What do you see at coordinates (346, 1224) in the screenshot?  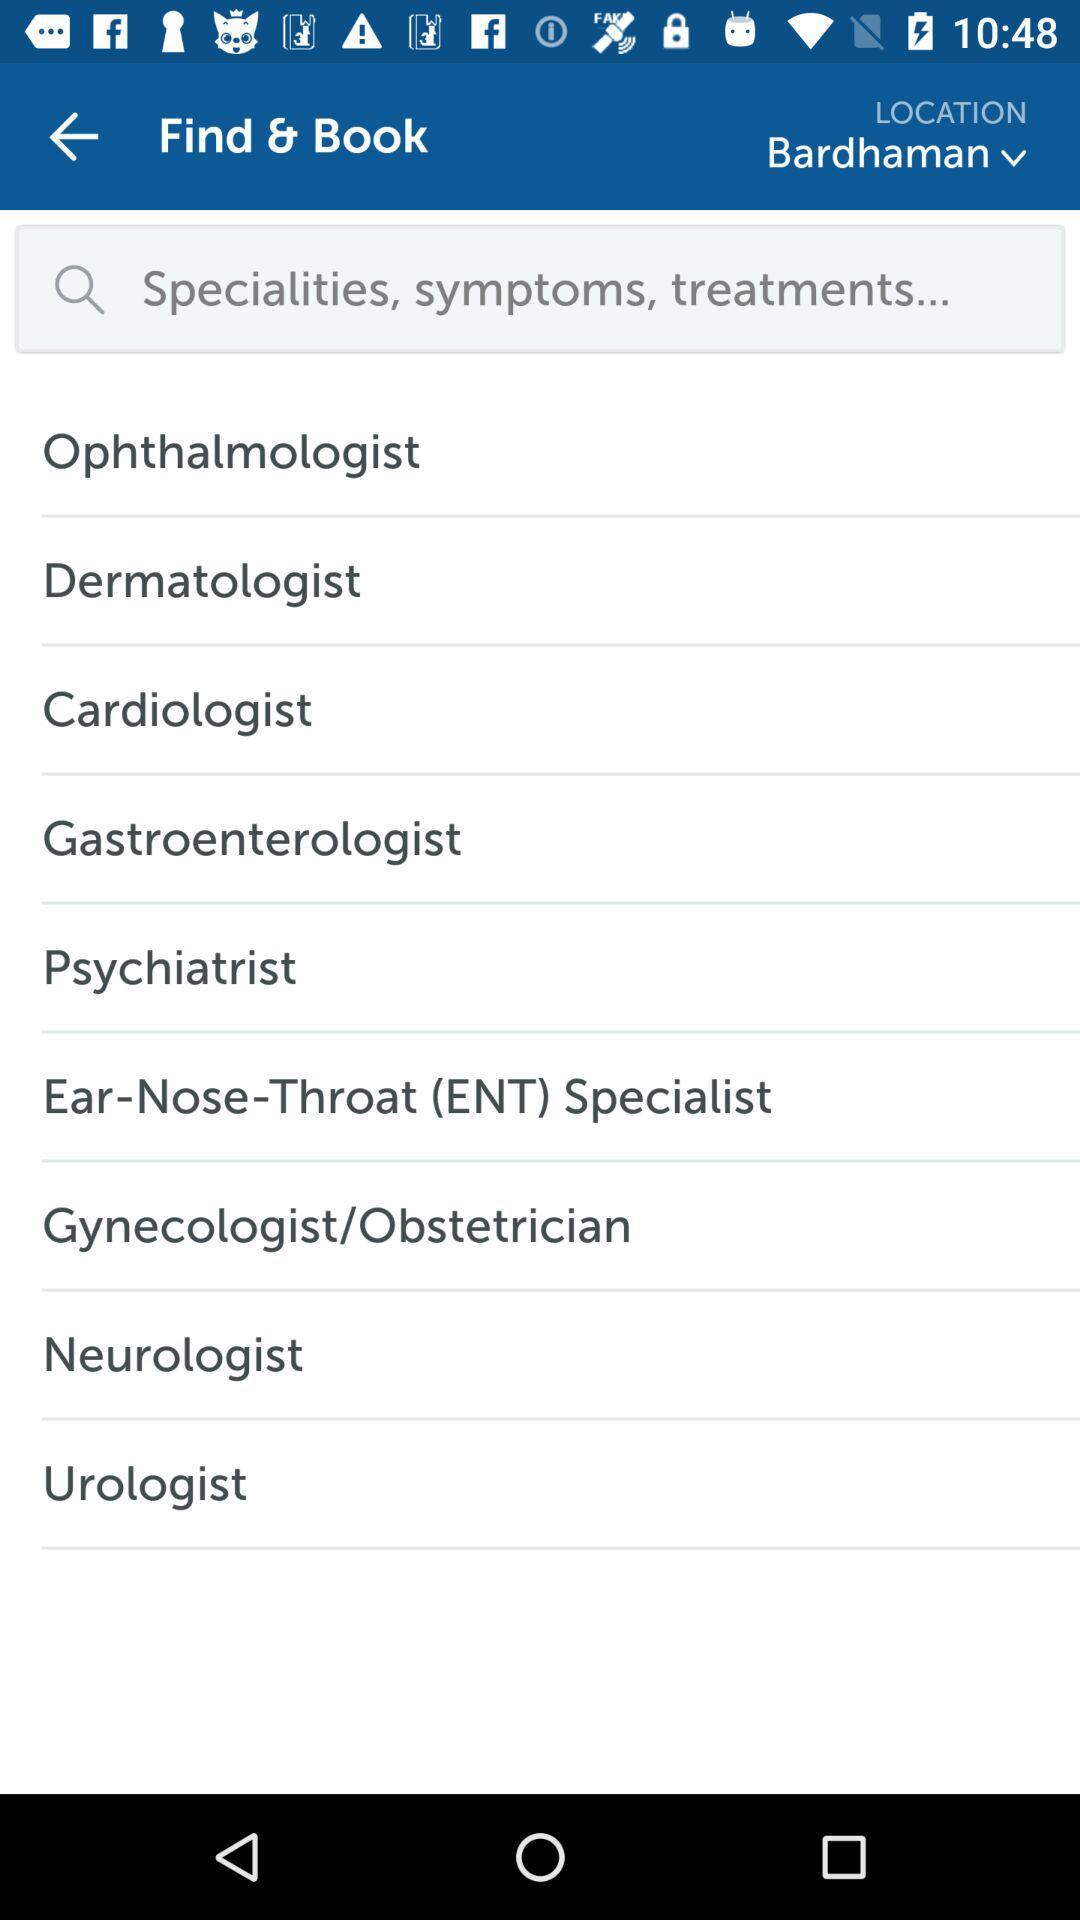 I see `item below the ear nose throat item` at bounding box center [346, 1224].